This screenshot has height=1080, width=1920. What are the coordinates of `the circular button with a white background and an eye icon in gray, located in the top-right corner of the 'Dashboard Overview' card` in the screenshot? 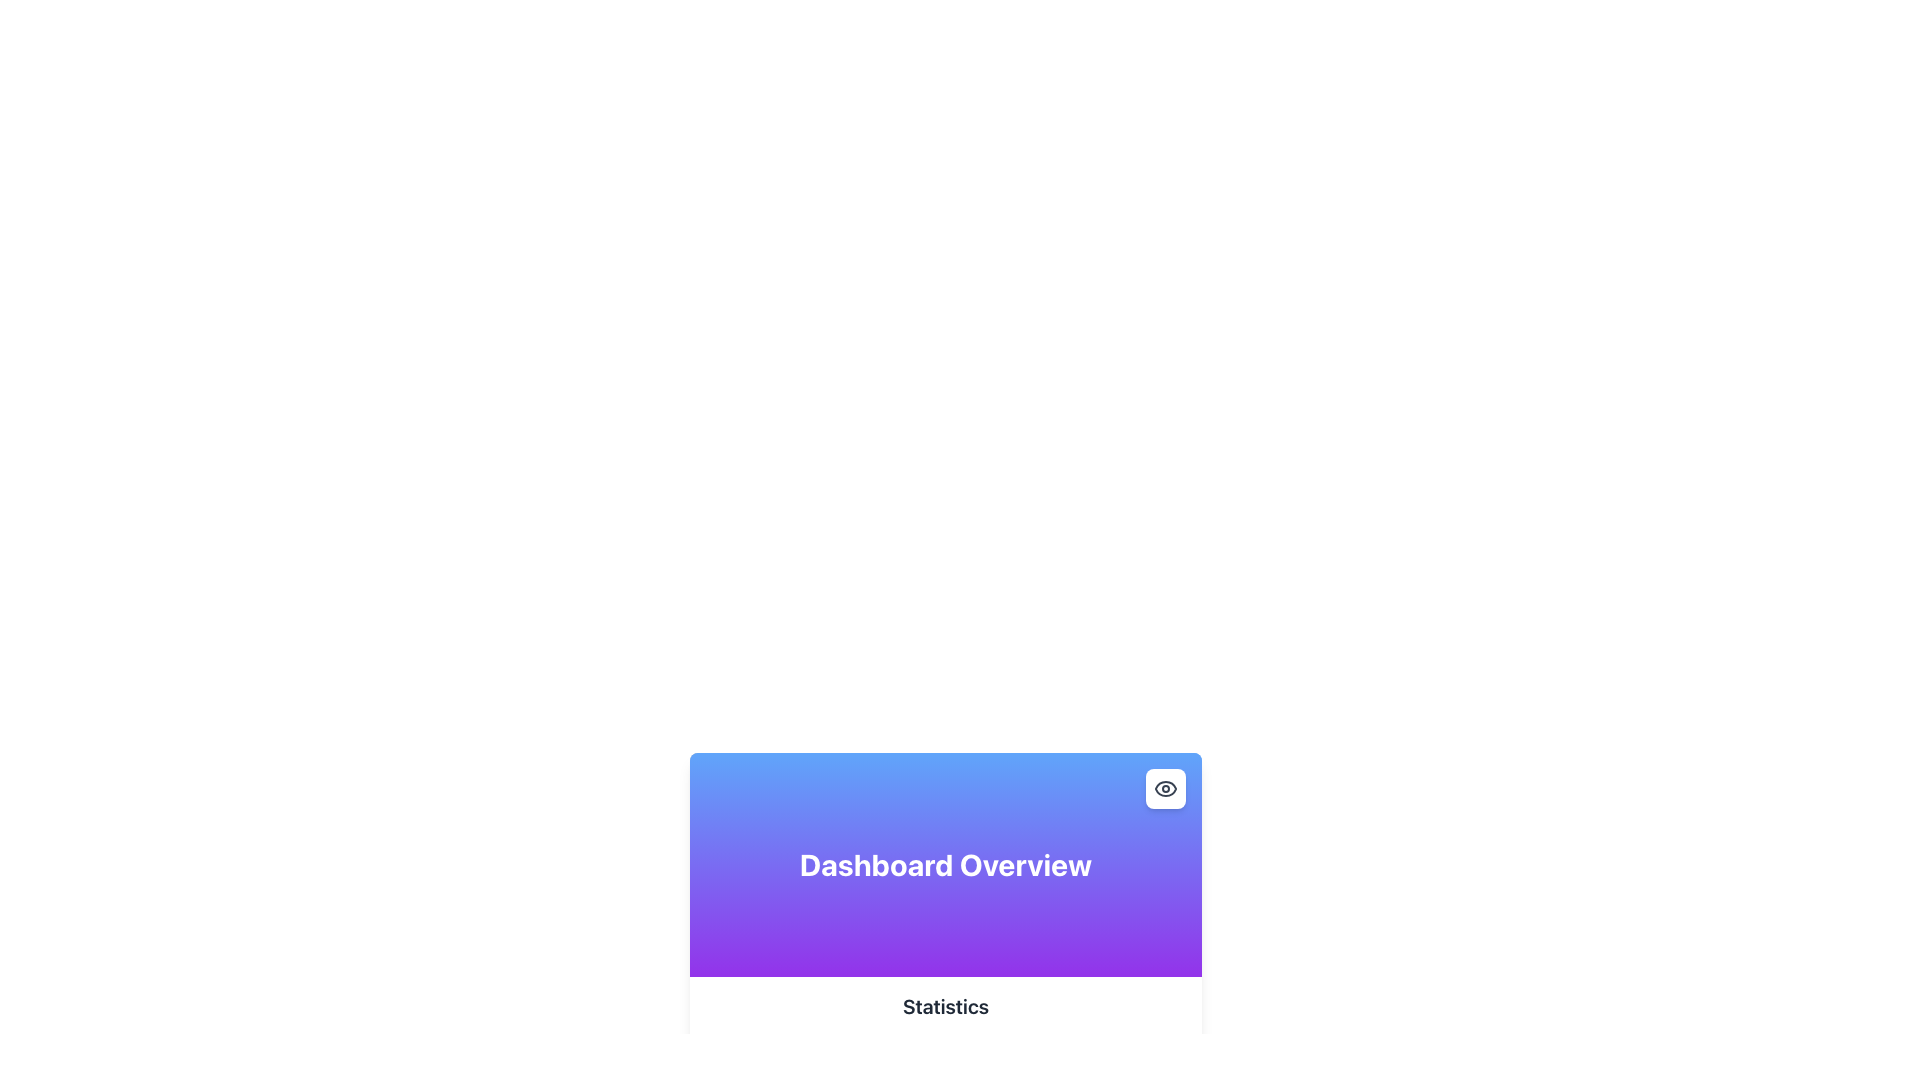 It's located at (1166, 788).